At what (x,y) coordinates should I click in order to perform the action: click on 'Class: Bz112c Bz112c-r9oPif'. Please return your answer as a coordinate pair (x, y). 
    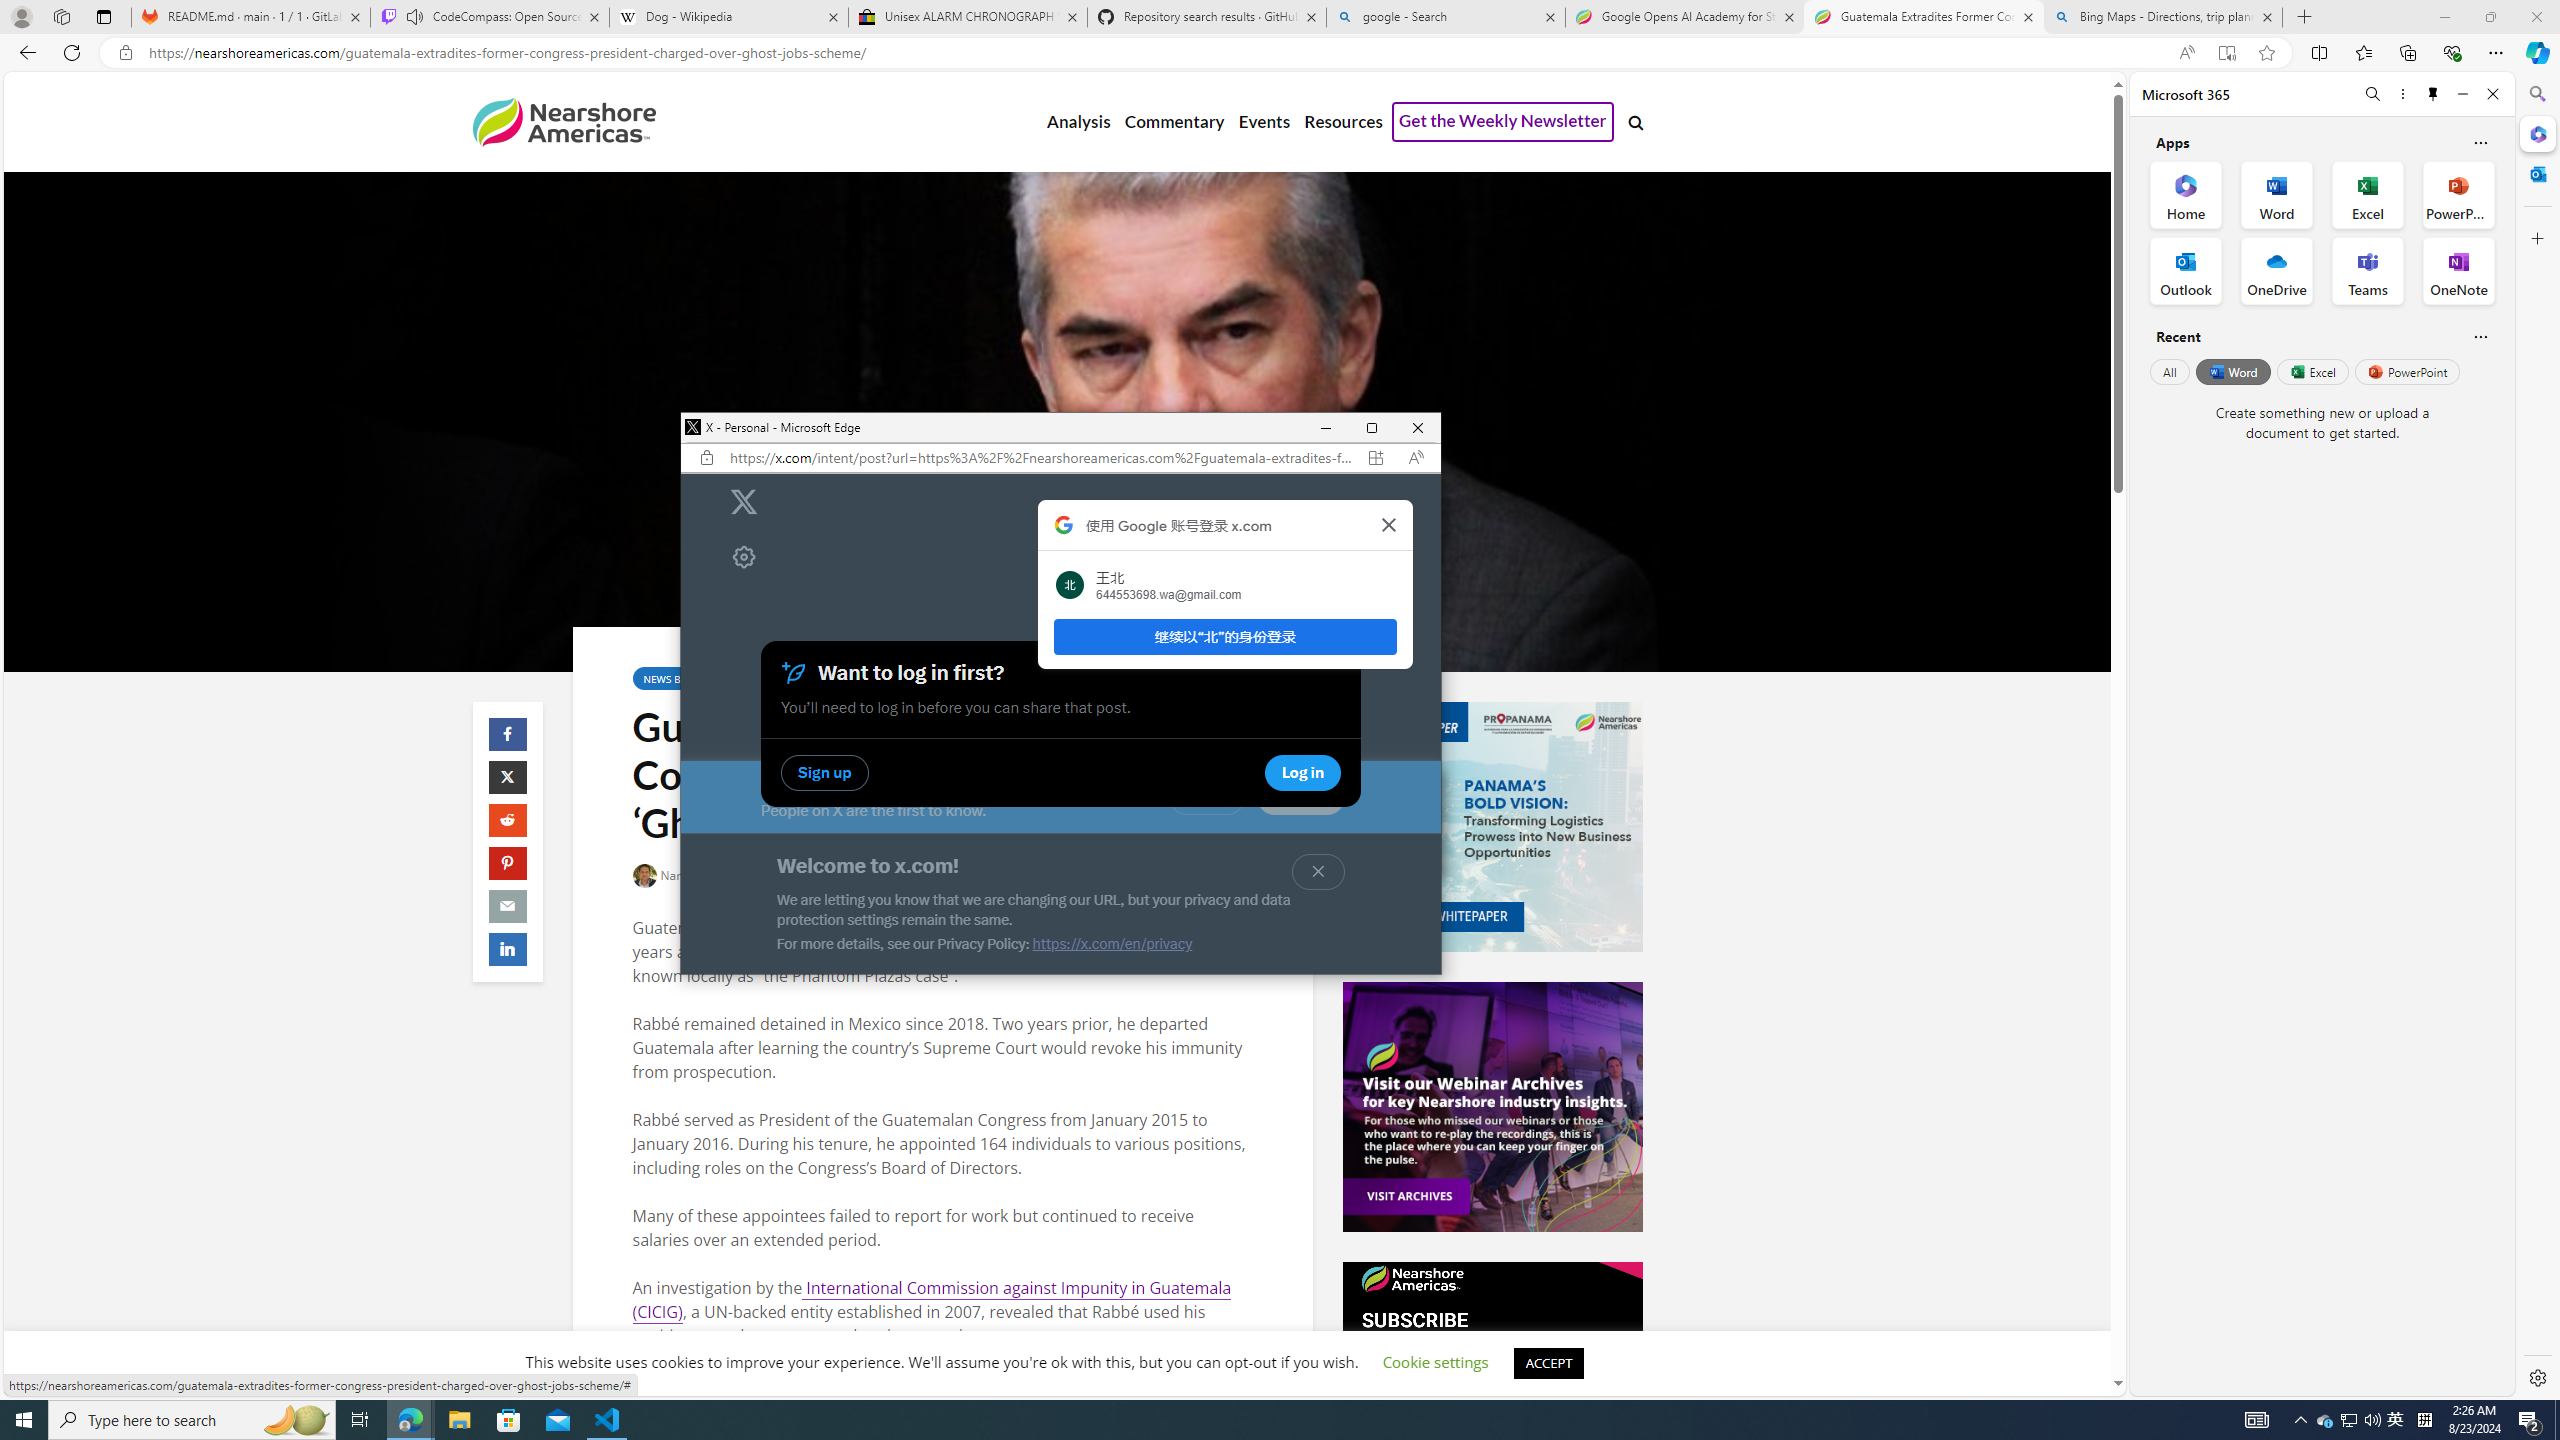
    Looking at the image, I should click on (1387, 524).